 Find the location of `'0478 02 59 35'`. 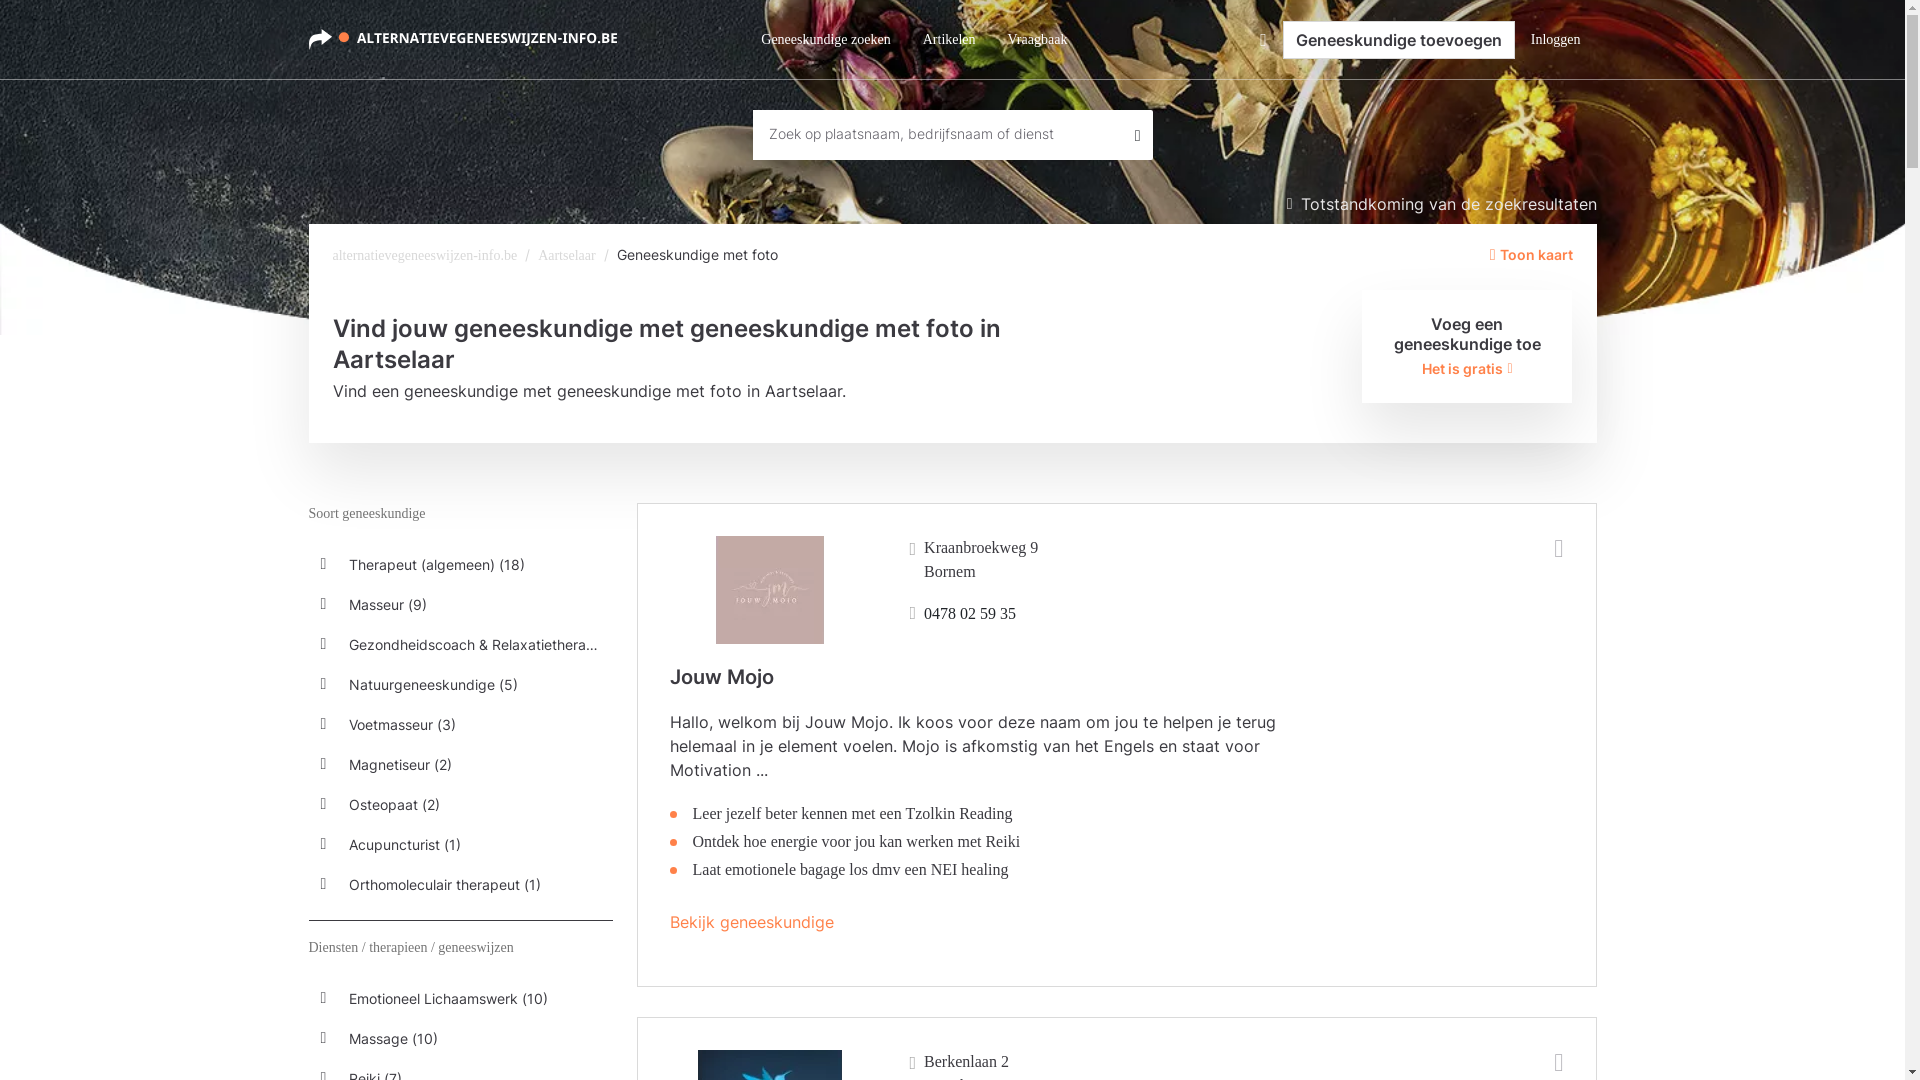

'0478 02 59 35' is located at coordinates (963, 612).